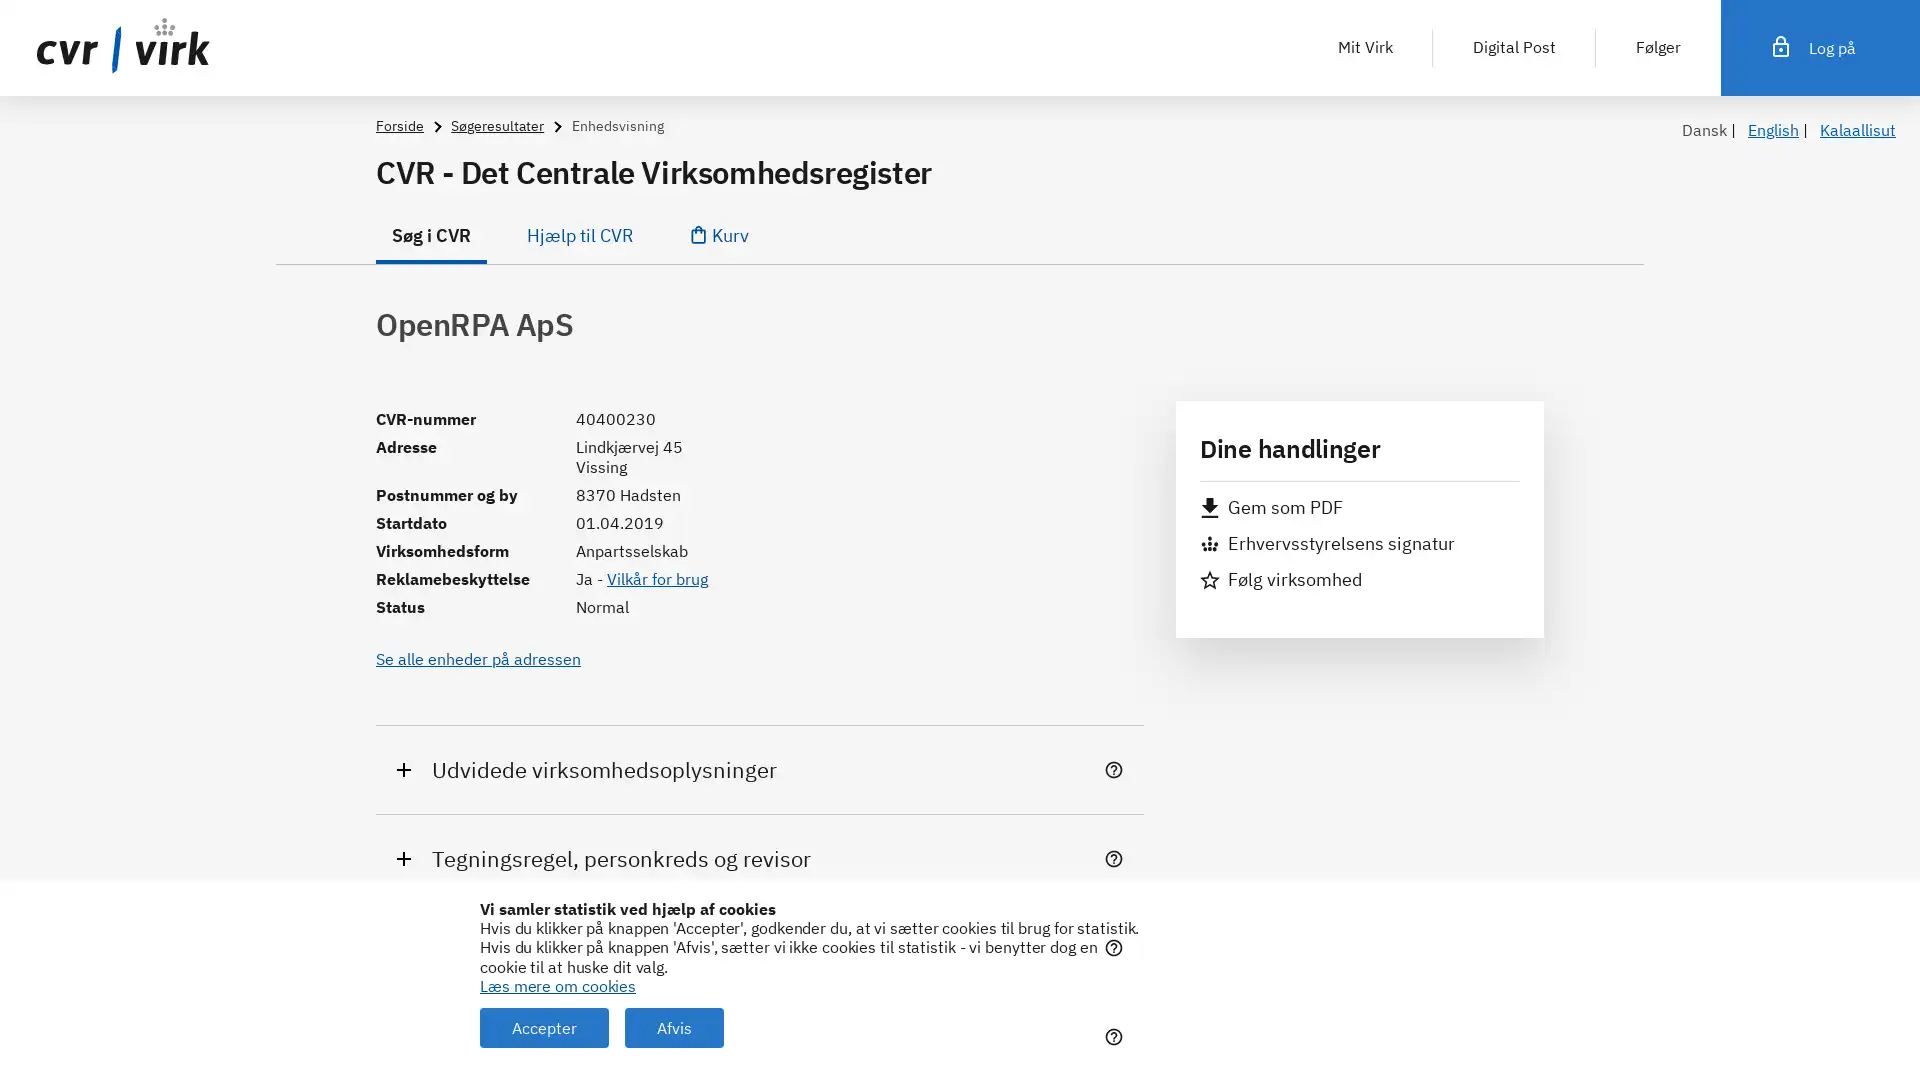  Describe the element at coordinates (1117, 769) in the screenshot. I see `Ls mere om Udvidede virksomhedsoplysninger` at that location.